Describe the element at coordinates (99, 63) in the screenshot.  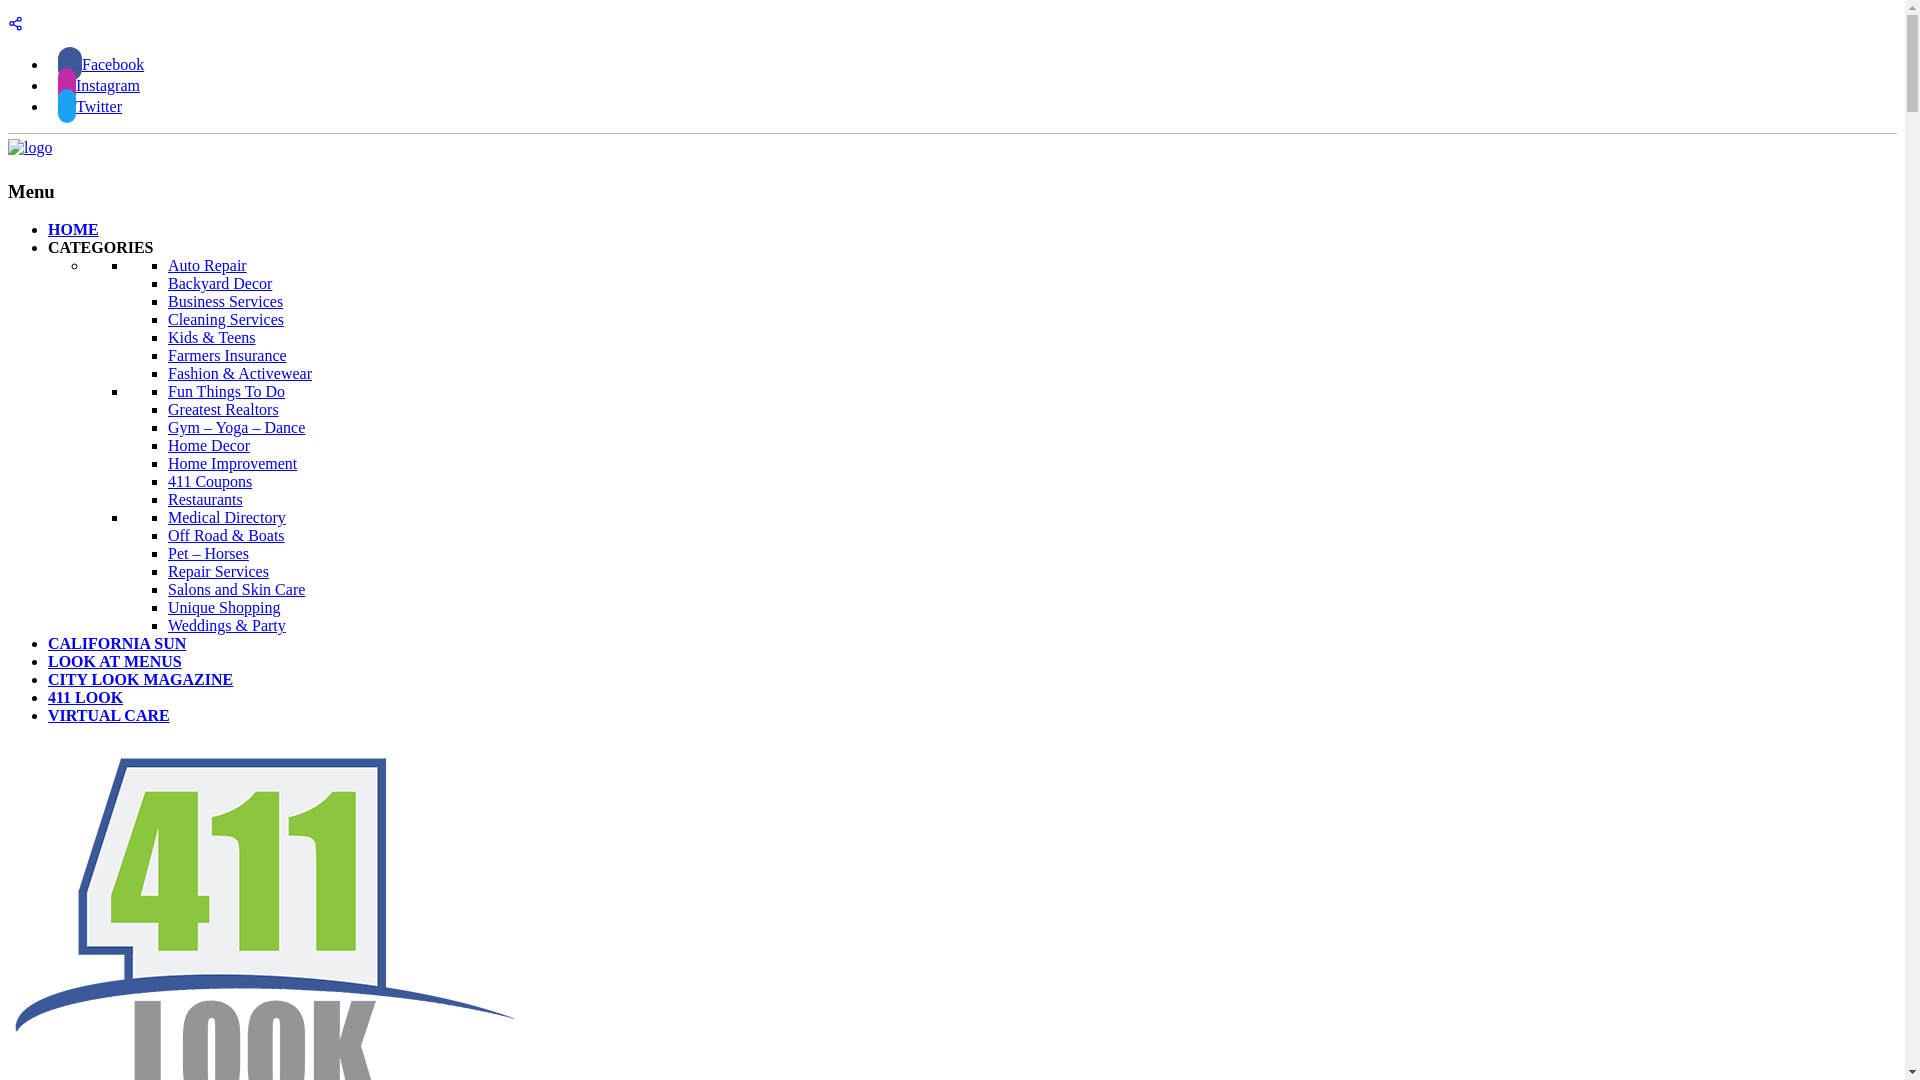
I see `'Facebook'` at that location.